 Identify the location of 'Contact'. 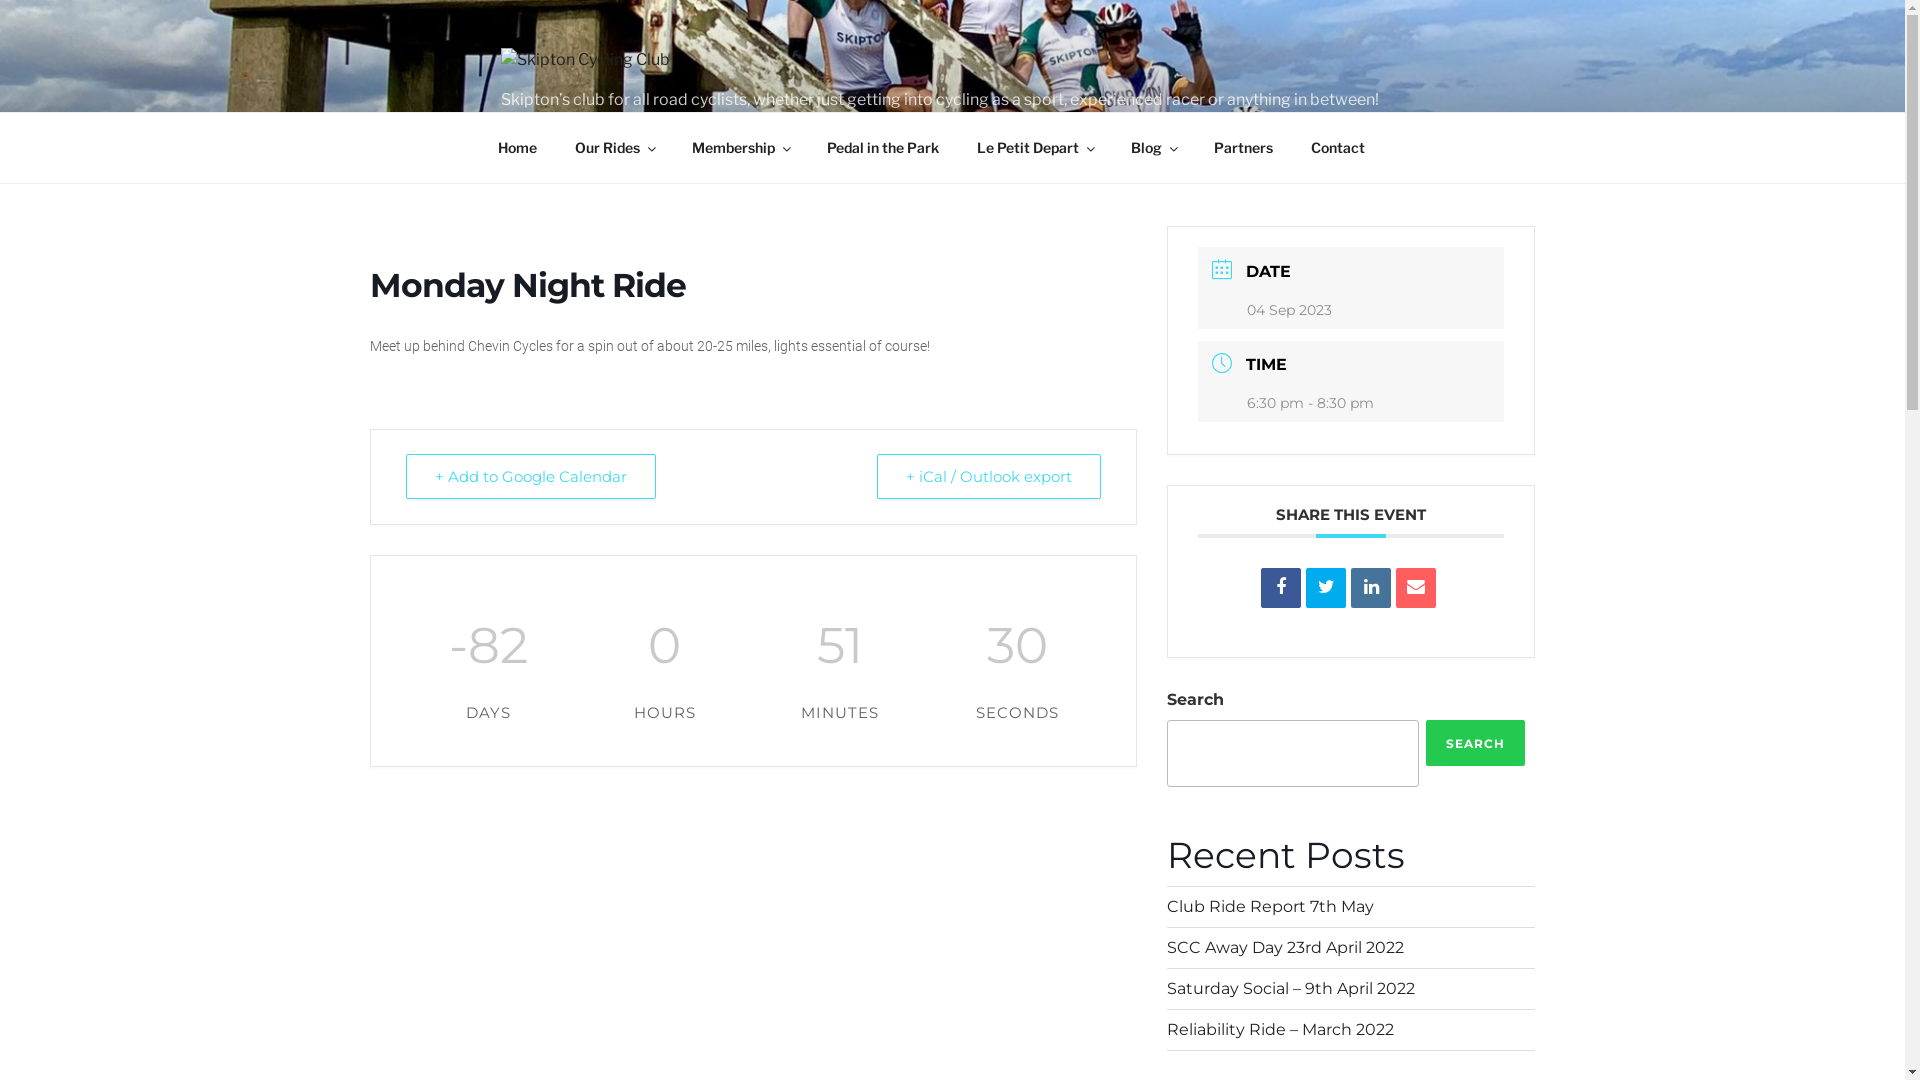
(1294, 146).